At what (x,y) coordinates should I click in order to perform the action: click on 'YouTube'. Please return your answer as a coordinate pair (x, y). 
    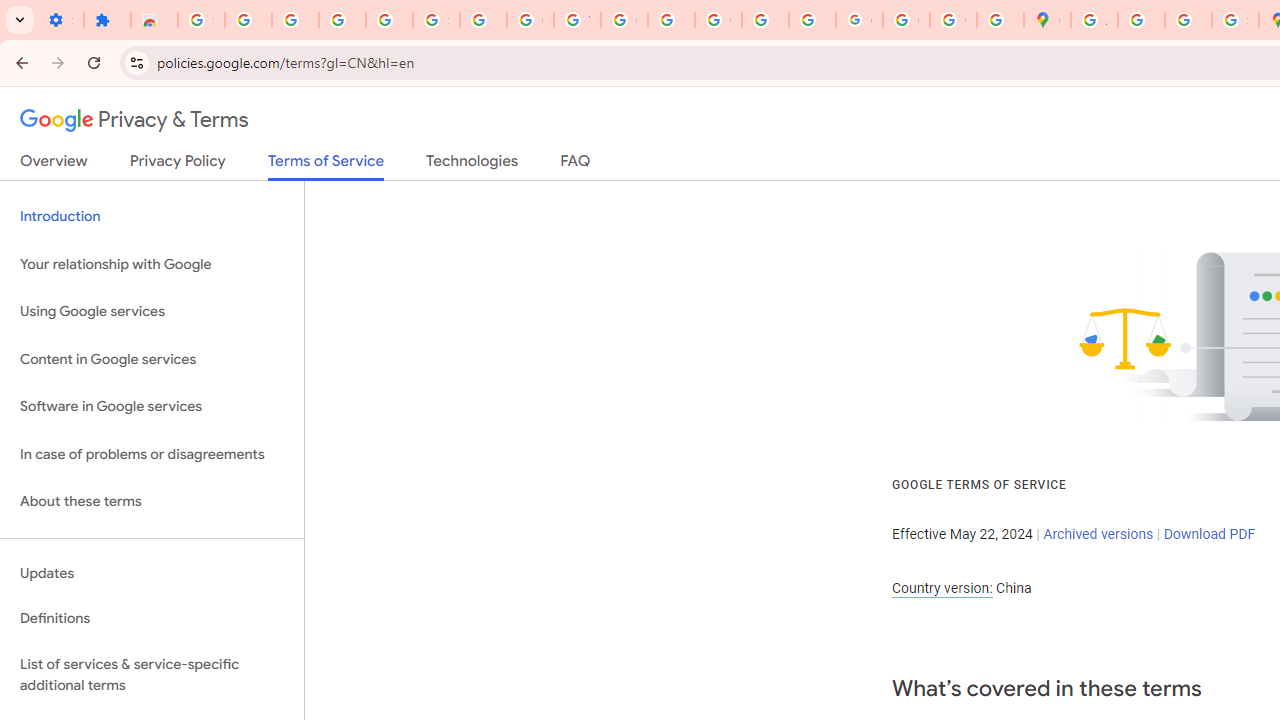
    Looking at the image, I should click on (576, 20).